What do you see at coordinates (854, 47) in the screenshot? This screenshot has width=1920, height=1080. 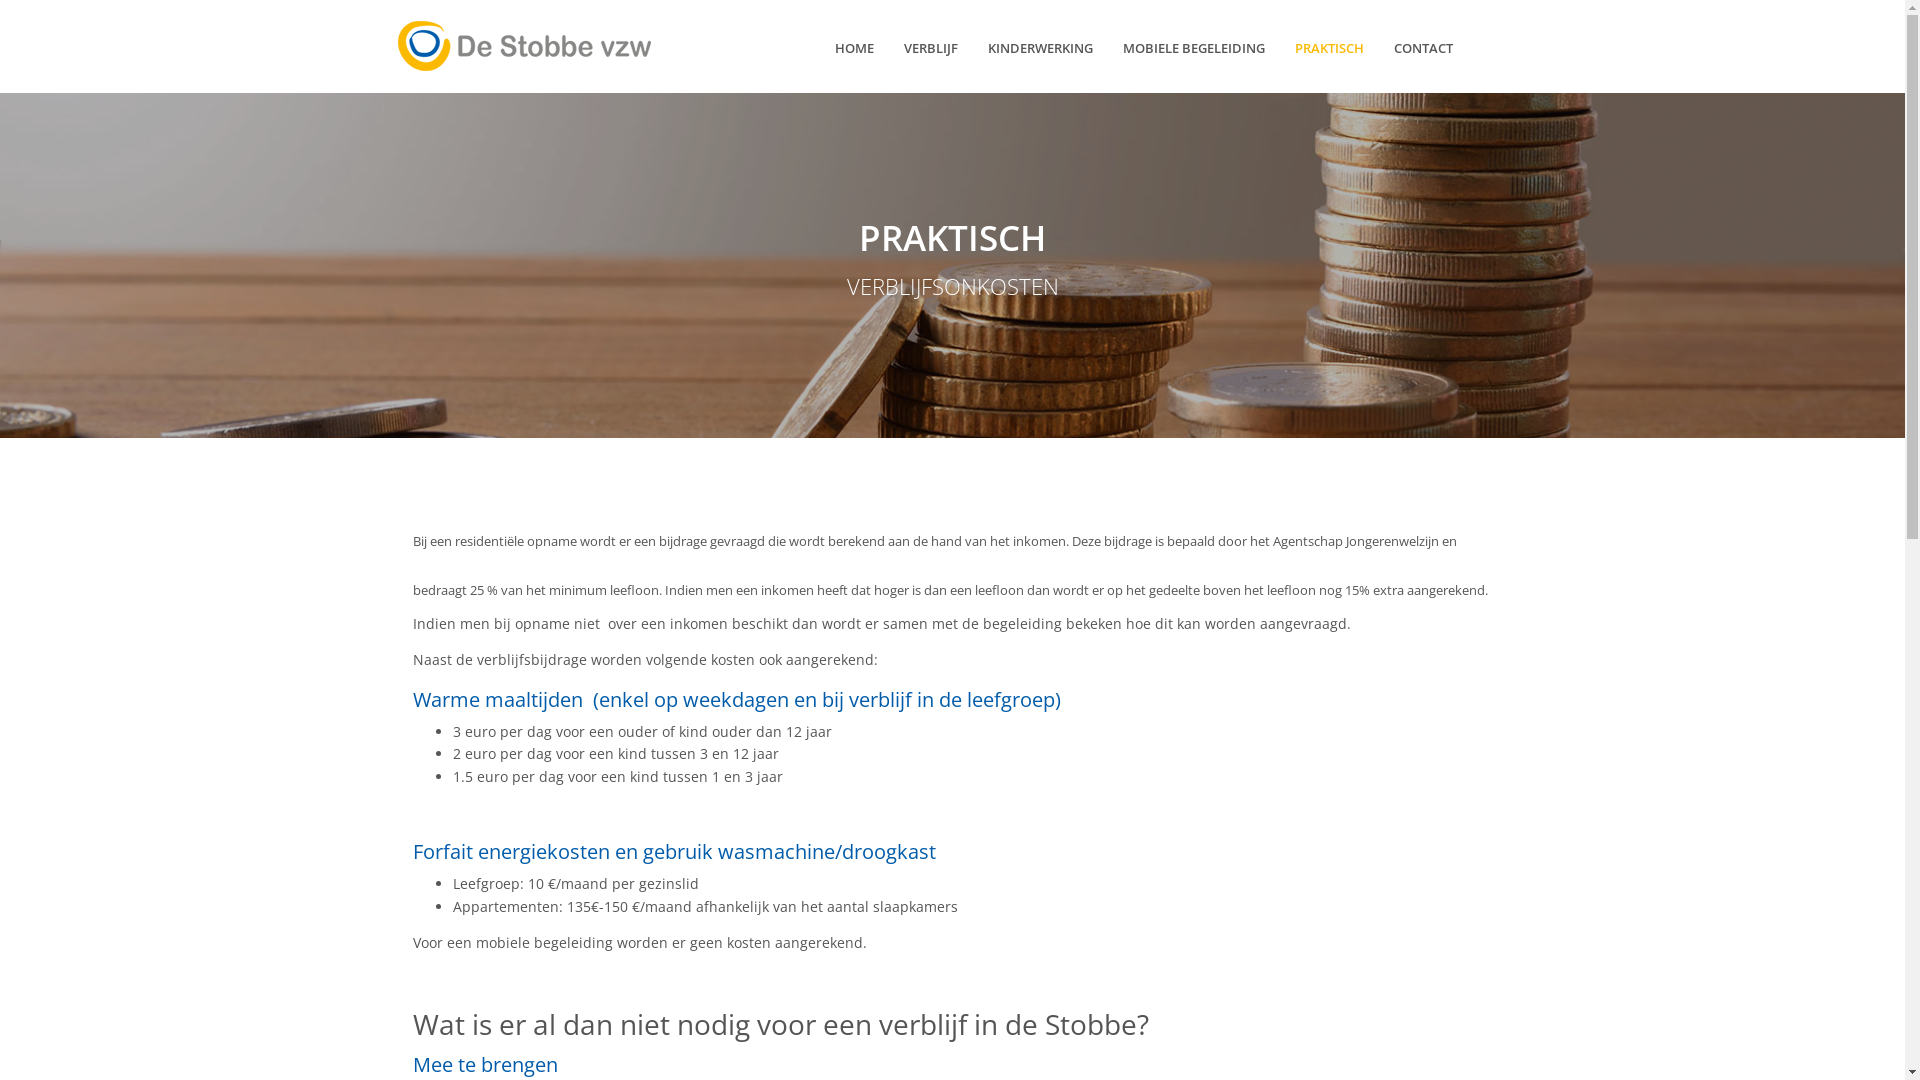 I see `'HOME'` at bounding box center [854, 47].